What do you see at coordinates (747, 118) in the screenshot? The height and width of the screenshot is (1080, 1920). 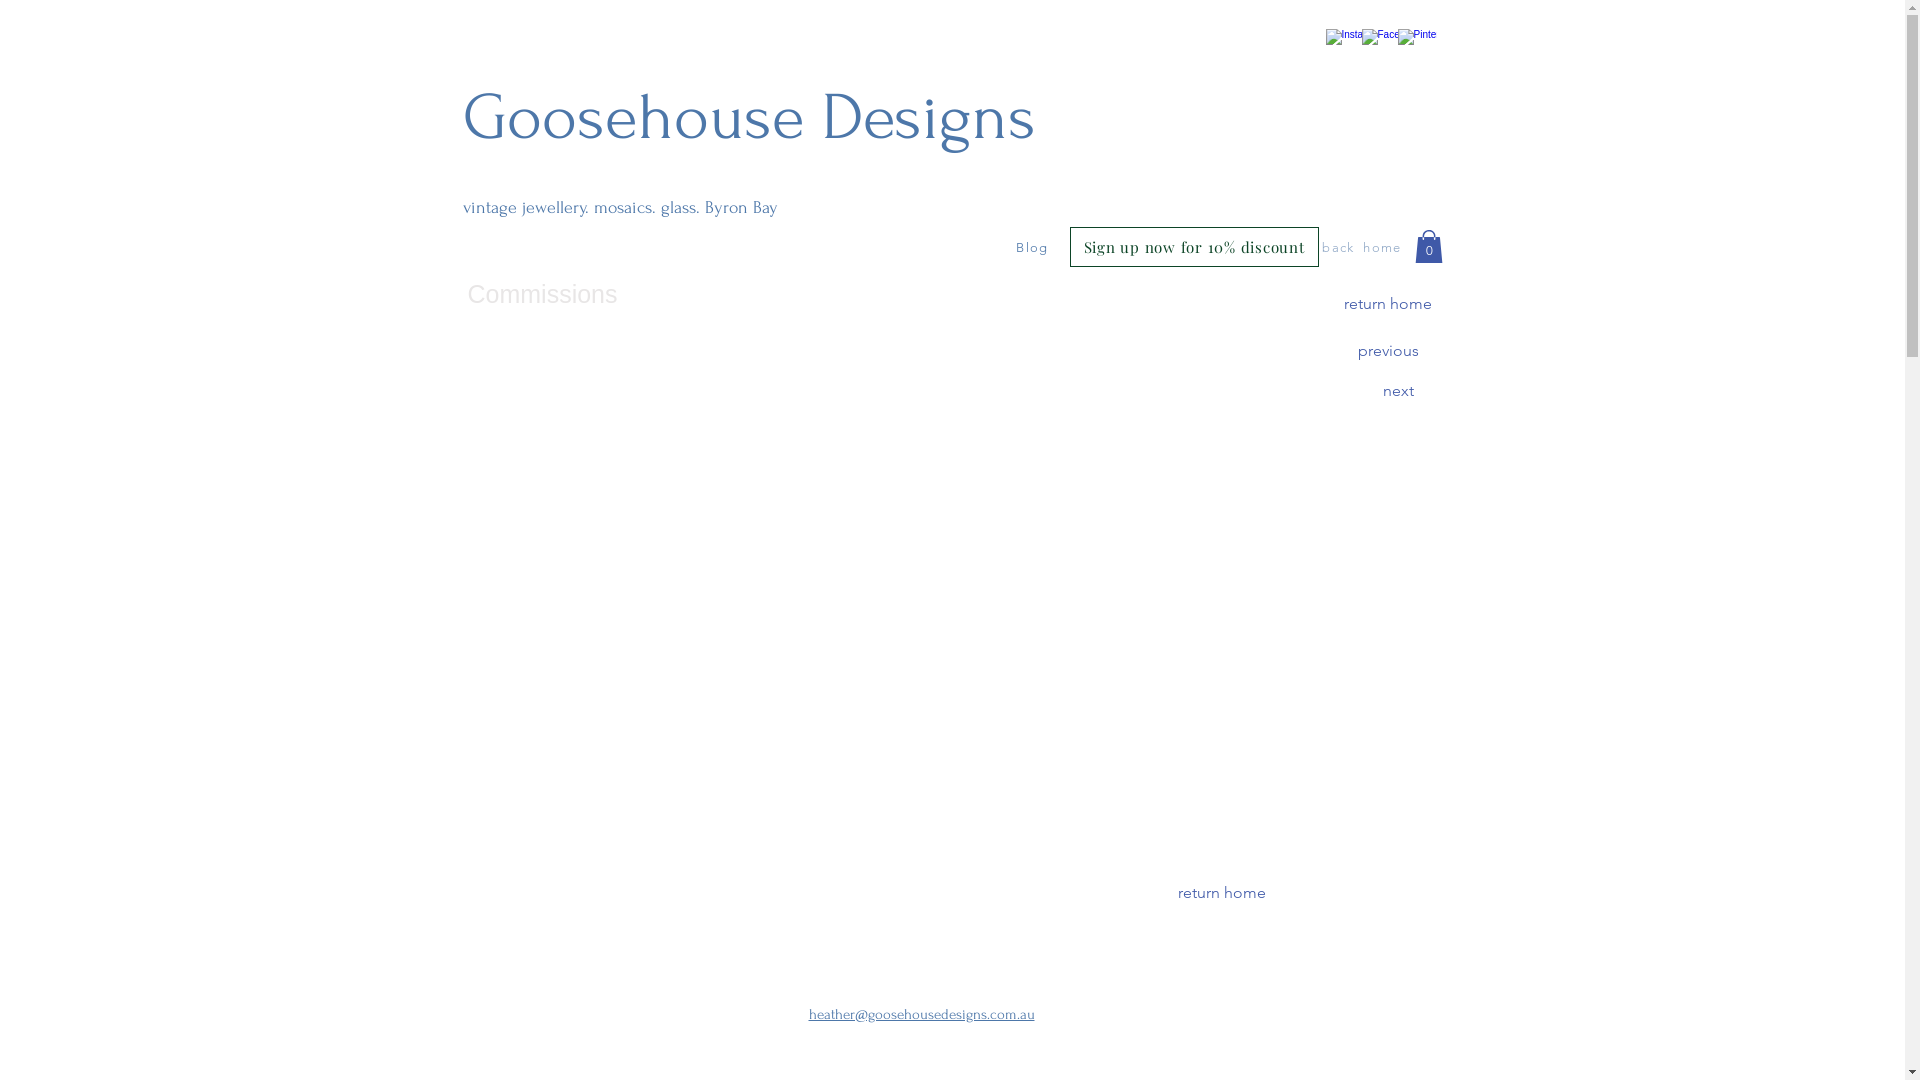 I see `'Goosehouse Designs'` at bounding box center [747, 118].